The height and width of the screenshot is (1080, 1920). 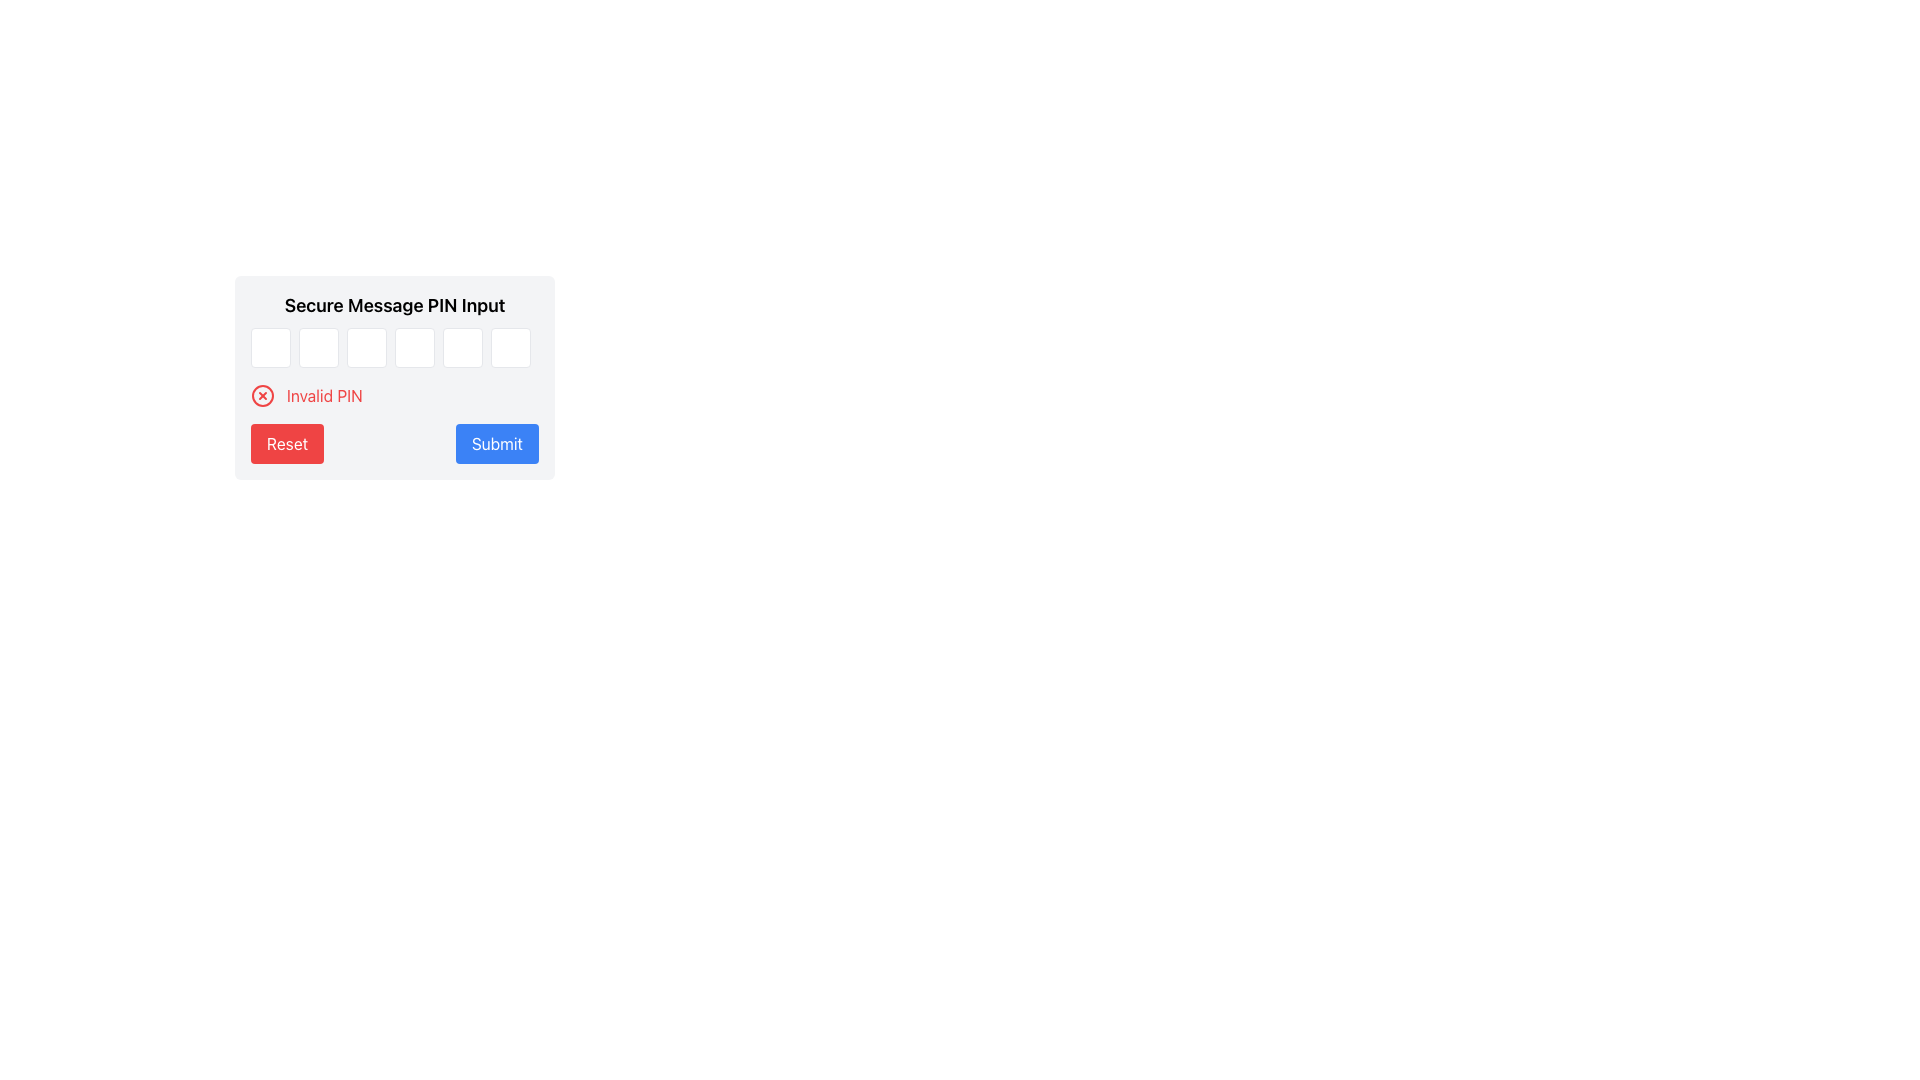 What do you see at coordinates (394, 378) in the screenshot?
I see `the input boxes of the 'Secure Message PIN Input' component to focus and enter digits` at bounding box center [394, 378].